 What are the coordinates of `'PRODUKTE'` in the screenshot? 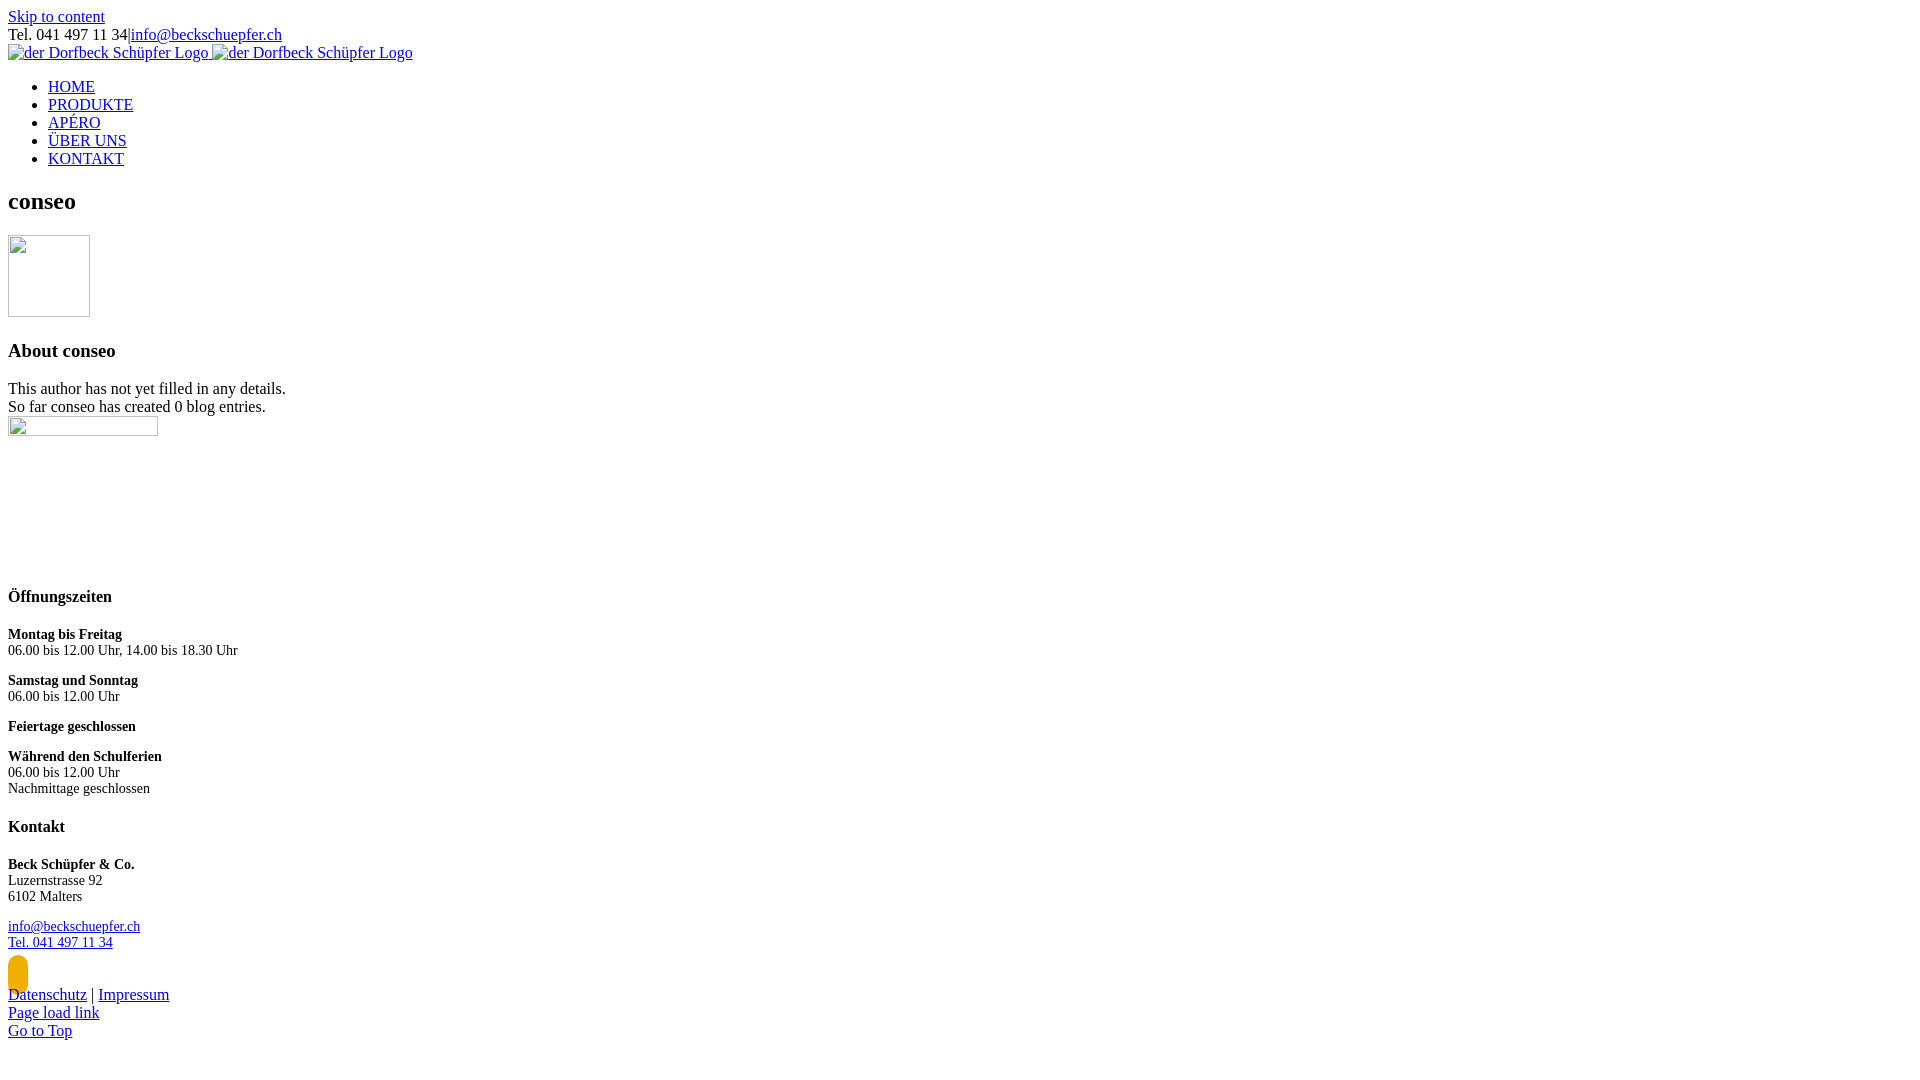 It's located at (89, 104).